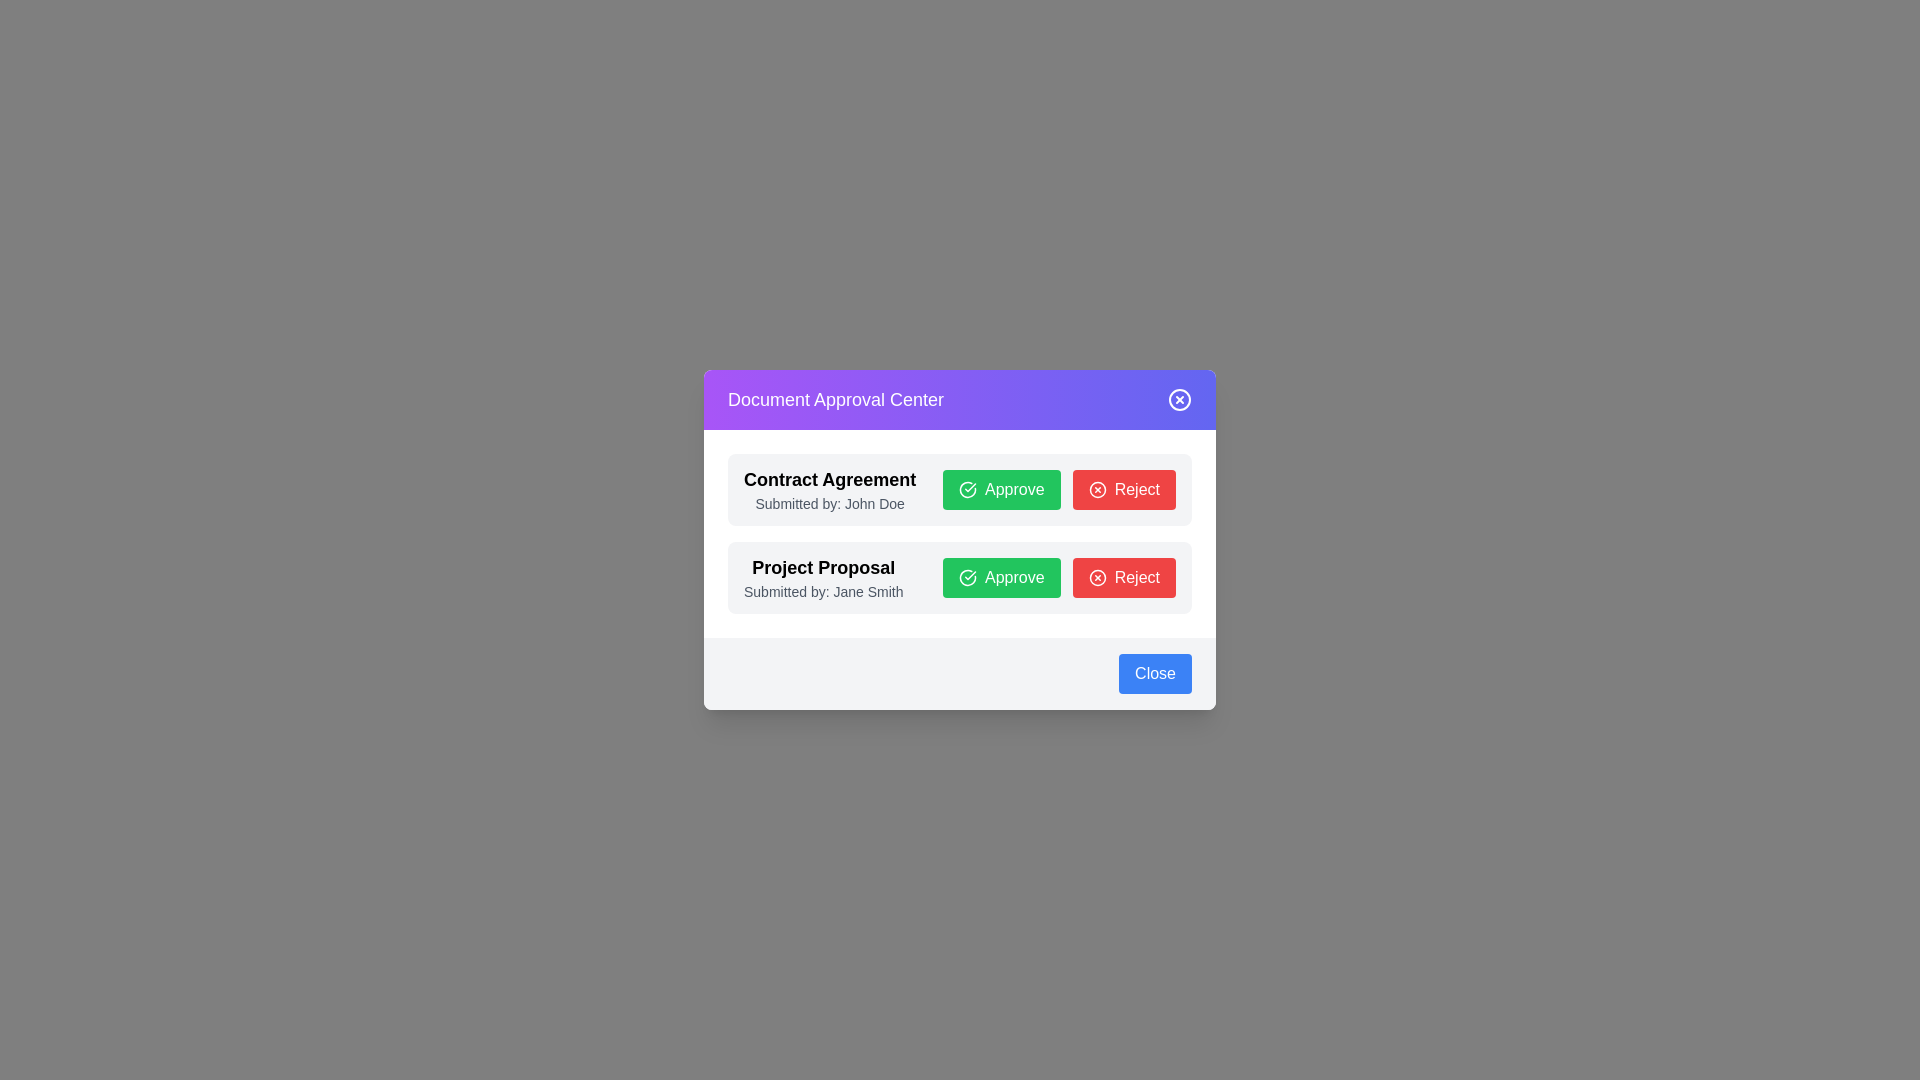  What do you see at coordinates (1058, 578) in the screenshot?
I see `the 'Approve' button, which is green and located in the lower section of the 'Project Proposal' item card, positioned on the left side of the pair of interactive action buttons` at bounding box center [1058, 578].